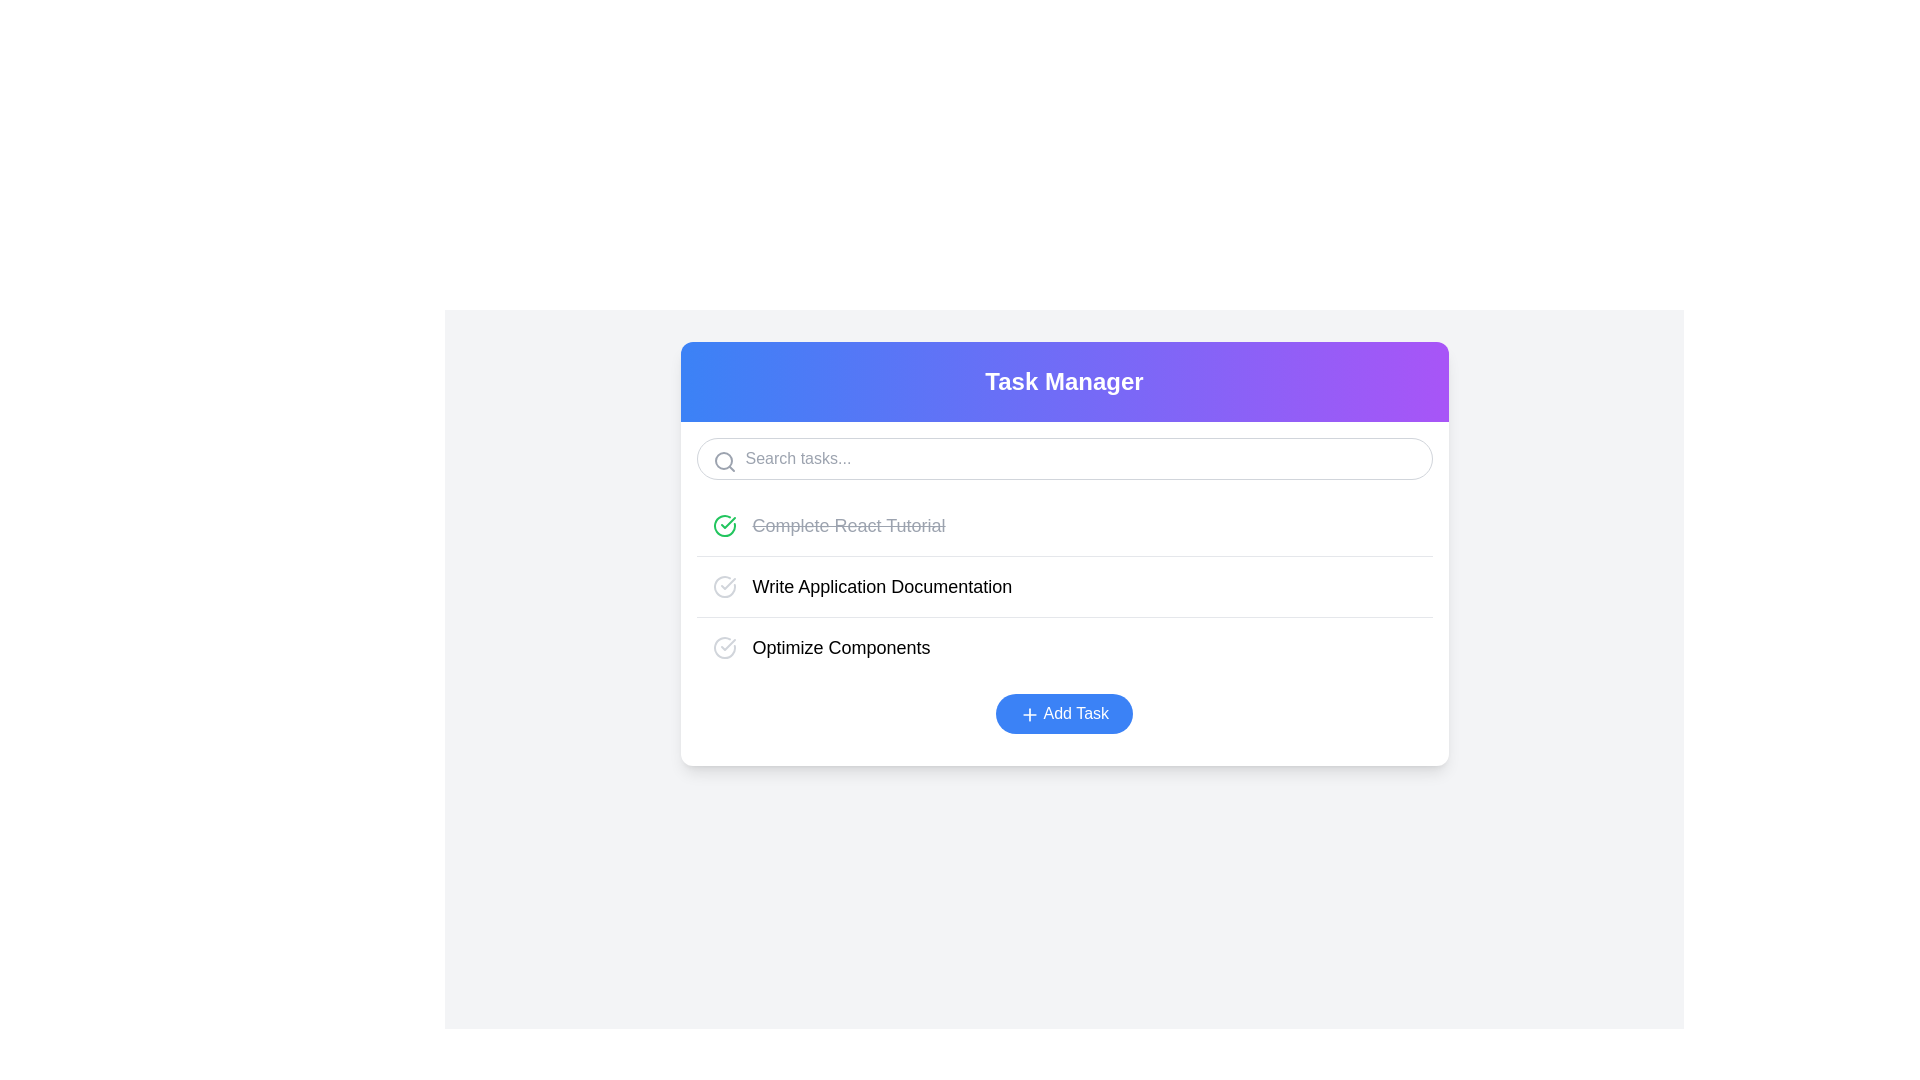 This screenshot has height=1080, width=1920. Describe the element at coordinates (821, 648) in the screenshot. I see `the task item labeled 'Optimize Components' with a checkmark icon` at that location.